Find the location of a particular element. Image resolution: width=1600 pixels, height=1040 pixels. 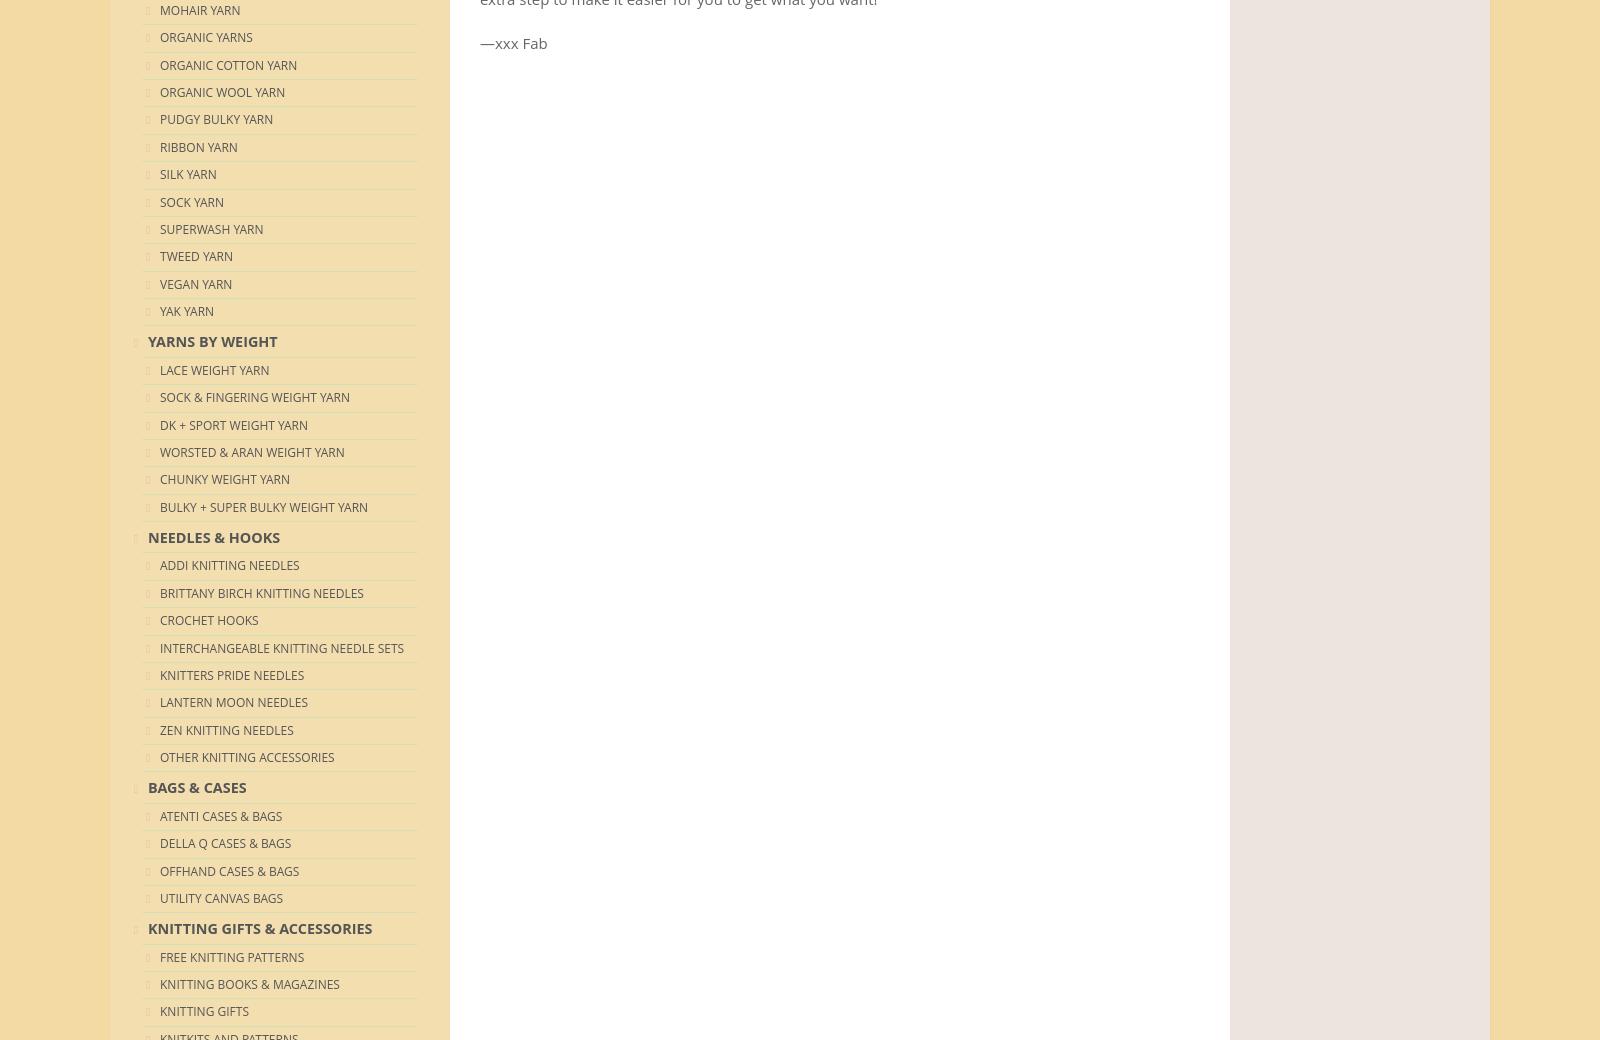

'Vegan Yarn' is located at coordinates (195, 282).